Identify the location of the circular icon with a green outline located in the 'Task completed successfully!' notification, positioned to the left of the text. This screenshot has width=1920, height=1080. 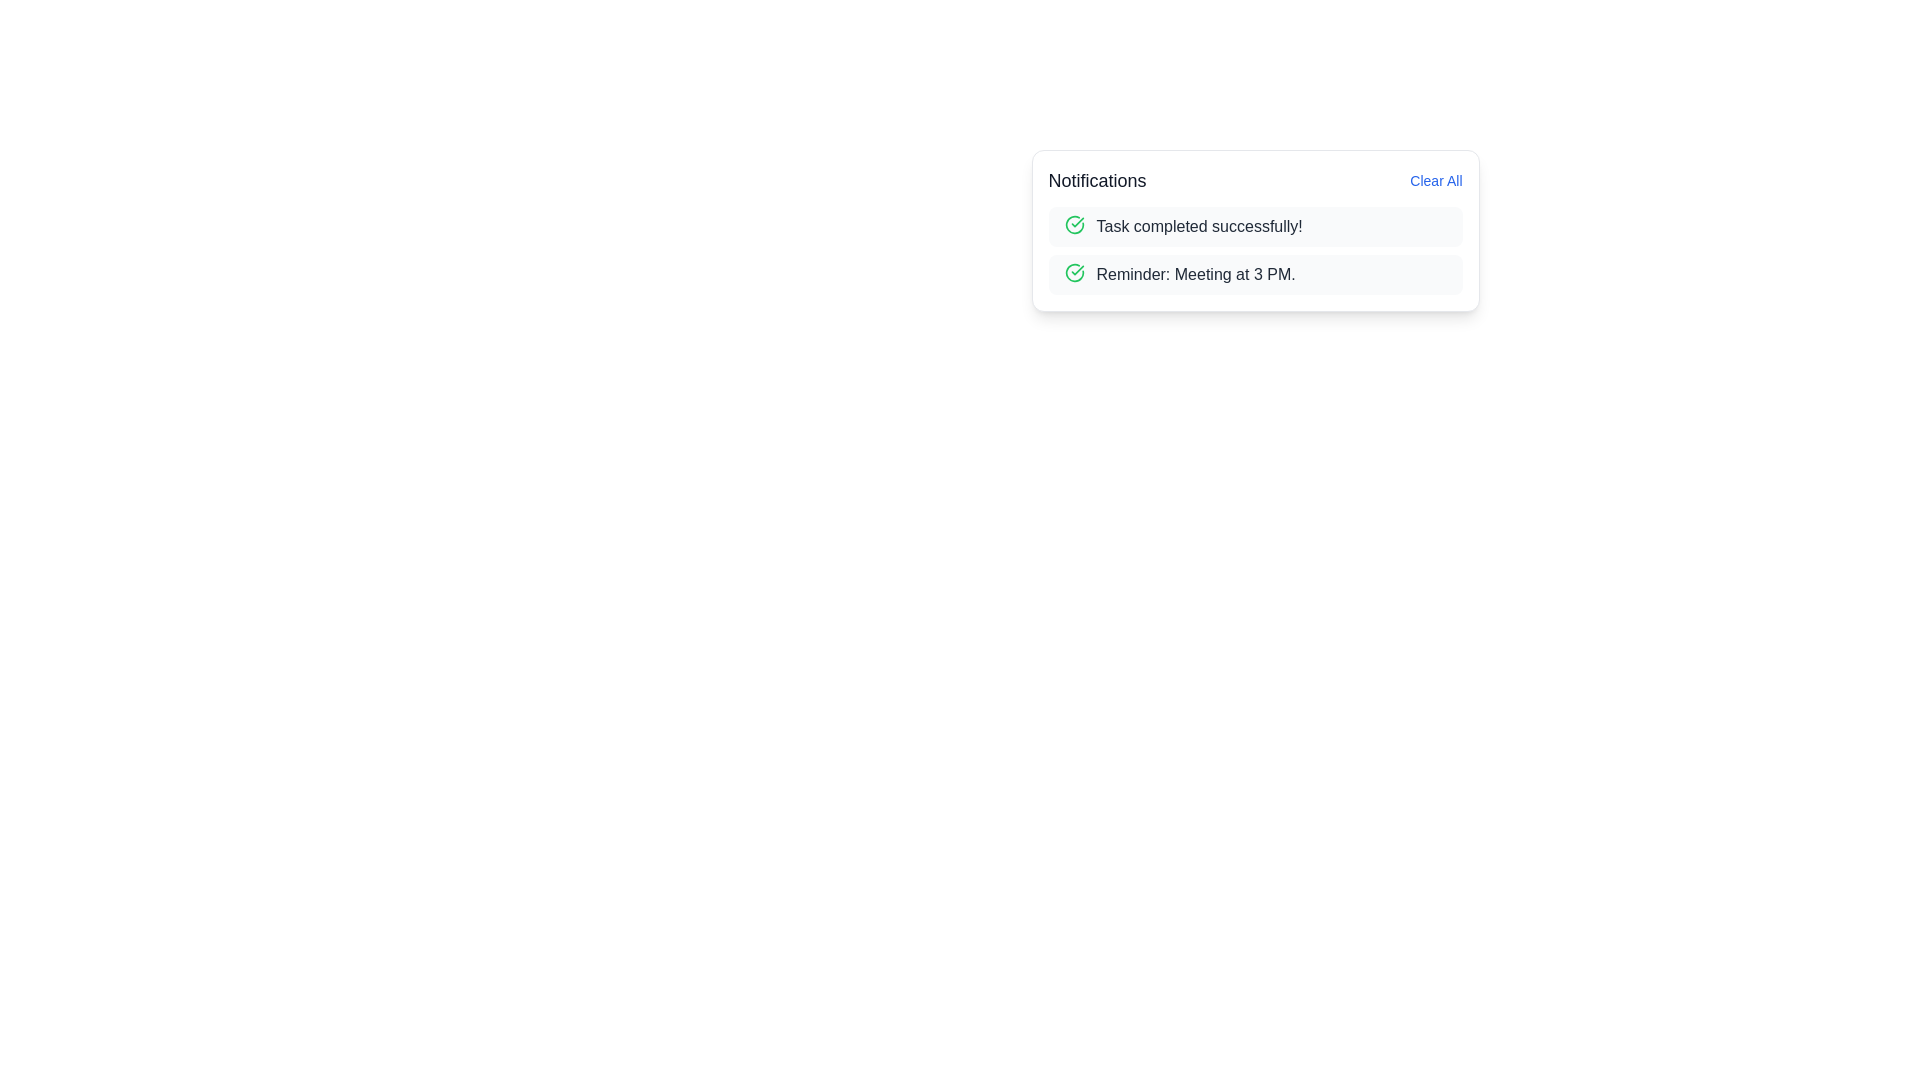
(1073, 224).